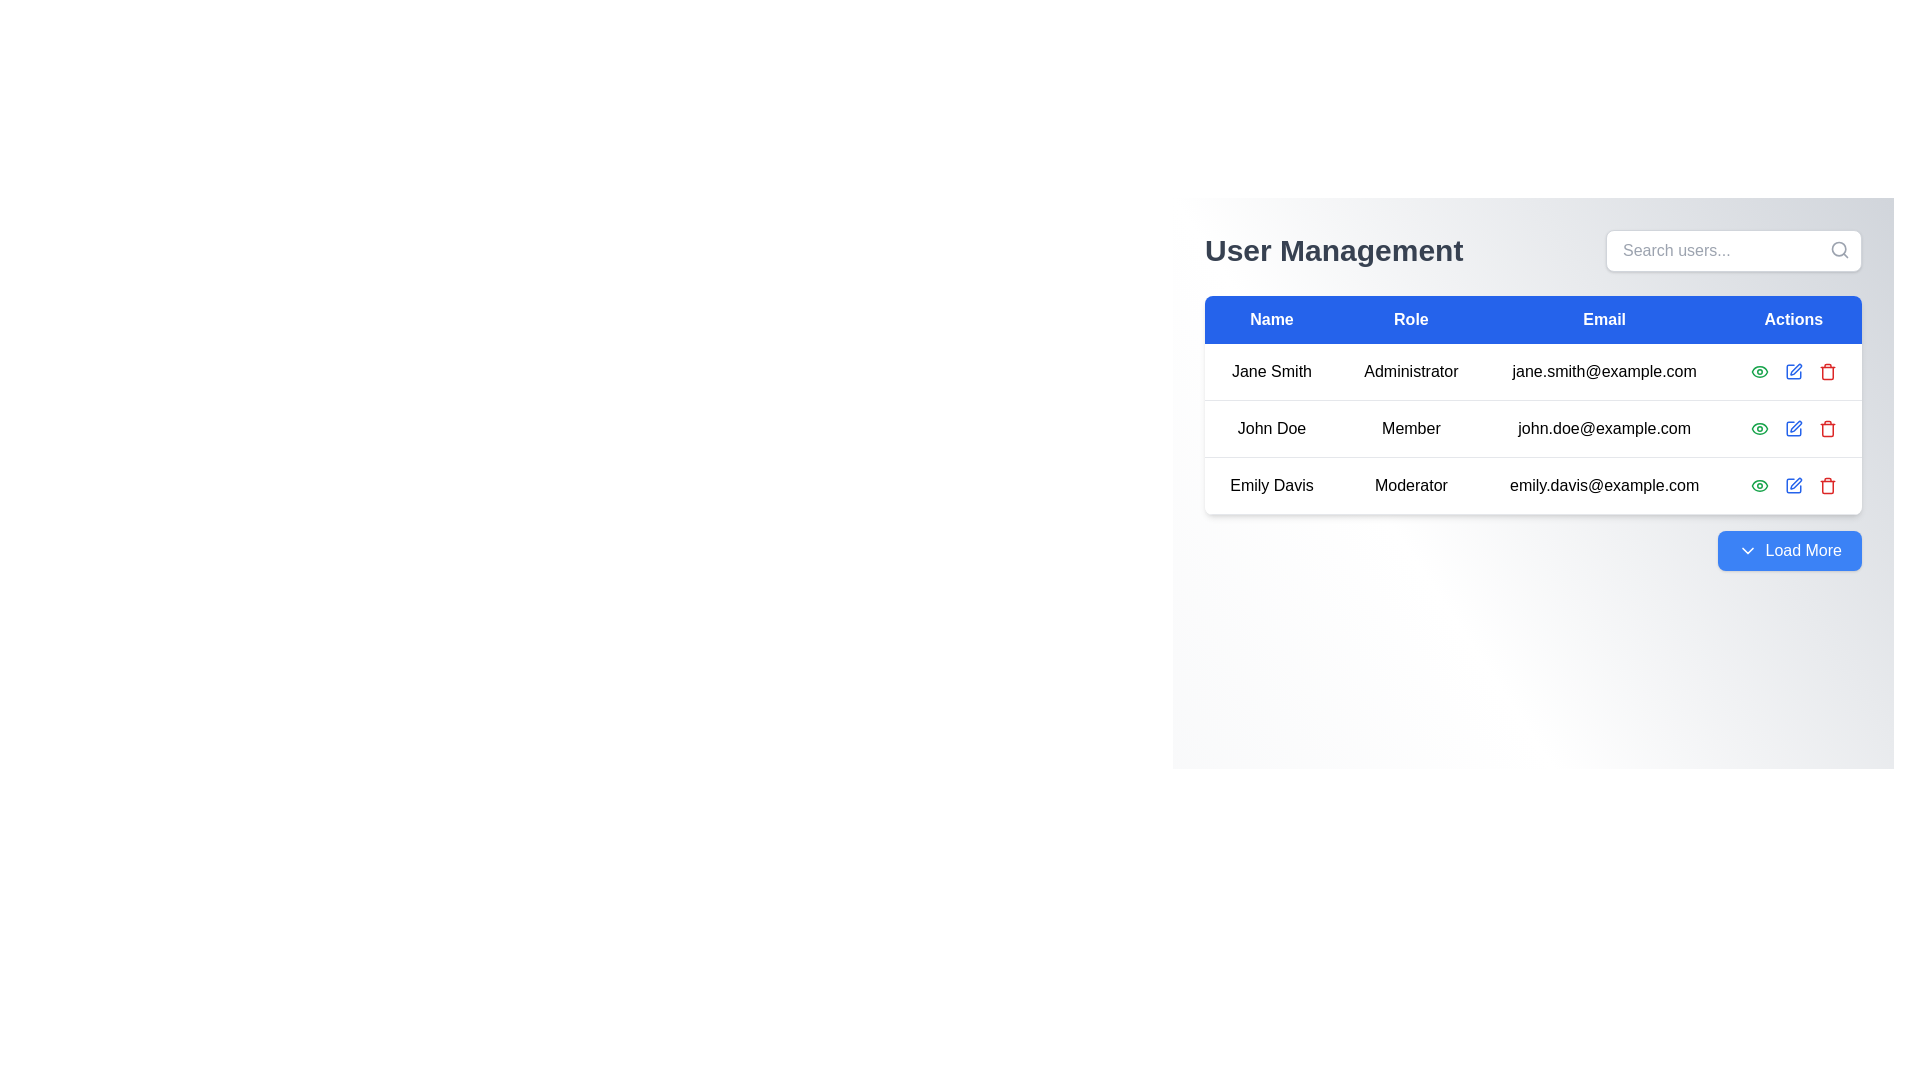  What do you see at coordinates (1793, 371) in the screenshot?
I see `the blue edit icon resembling a pen in the Actions section of the user management table to initiate the edit functionality` at bounding box center [1793, 371].